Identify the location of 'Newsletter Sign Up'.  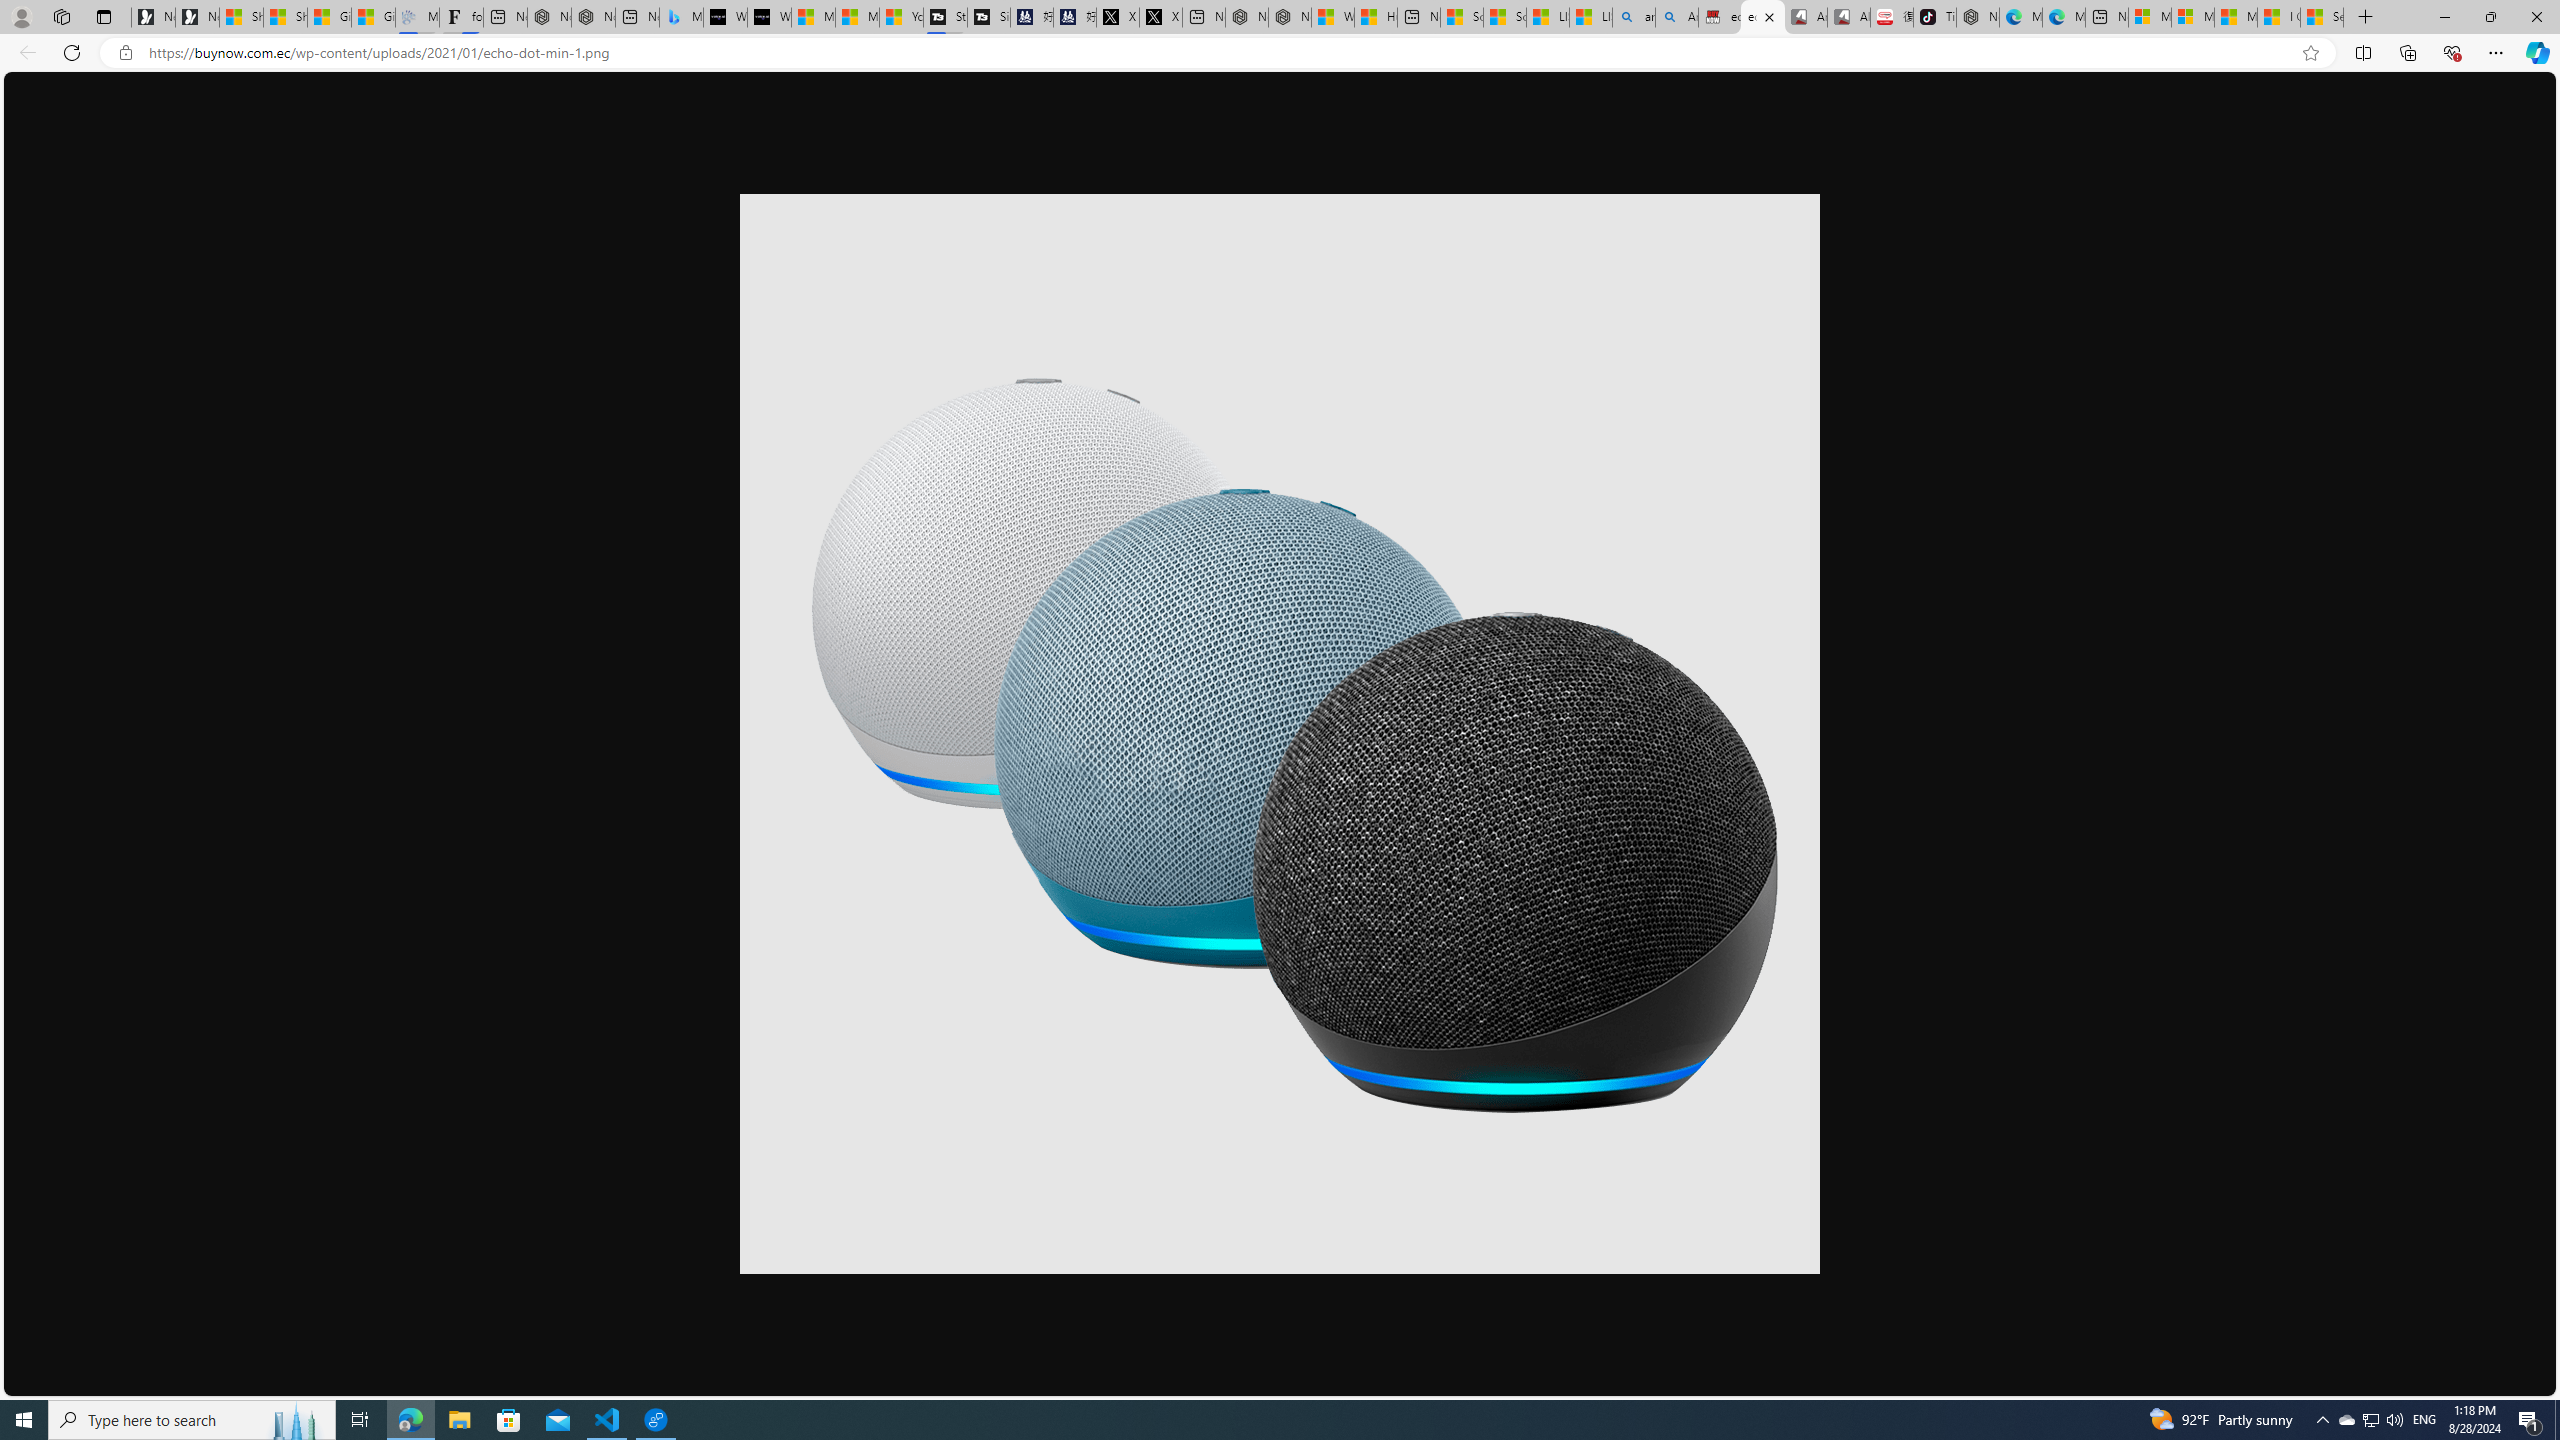
(196, 16).